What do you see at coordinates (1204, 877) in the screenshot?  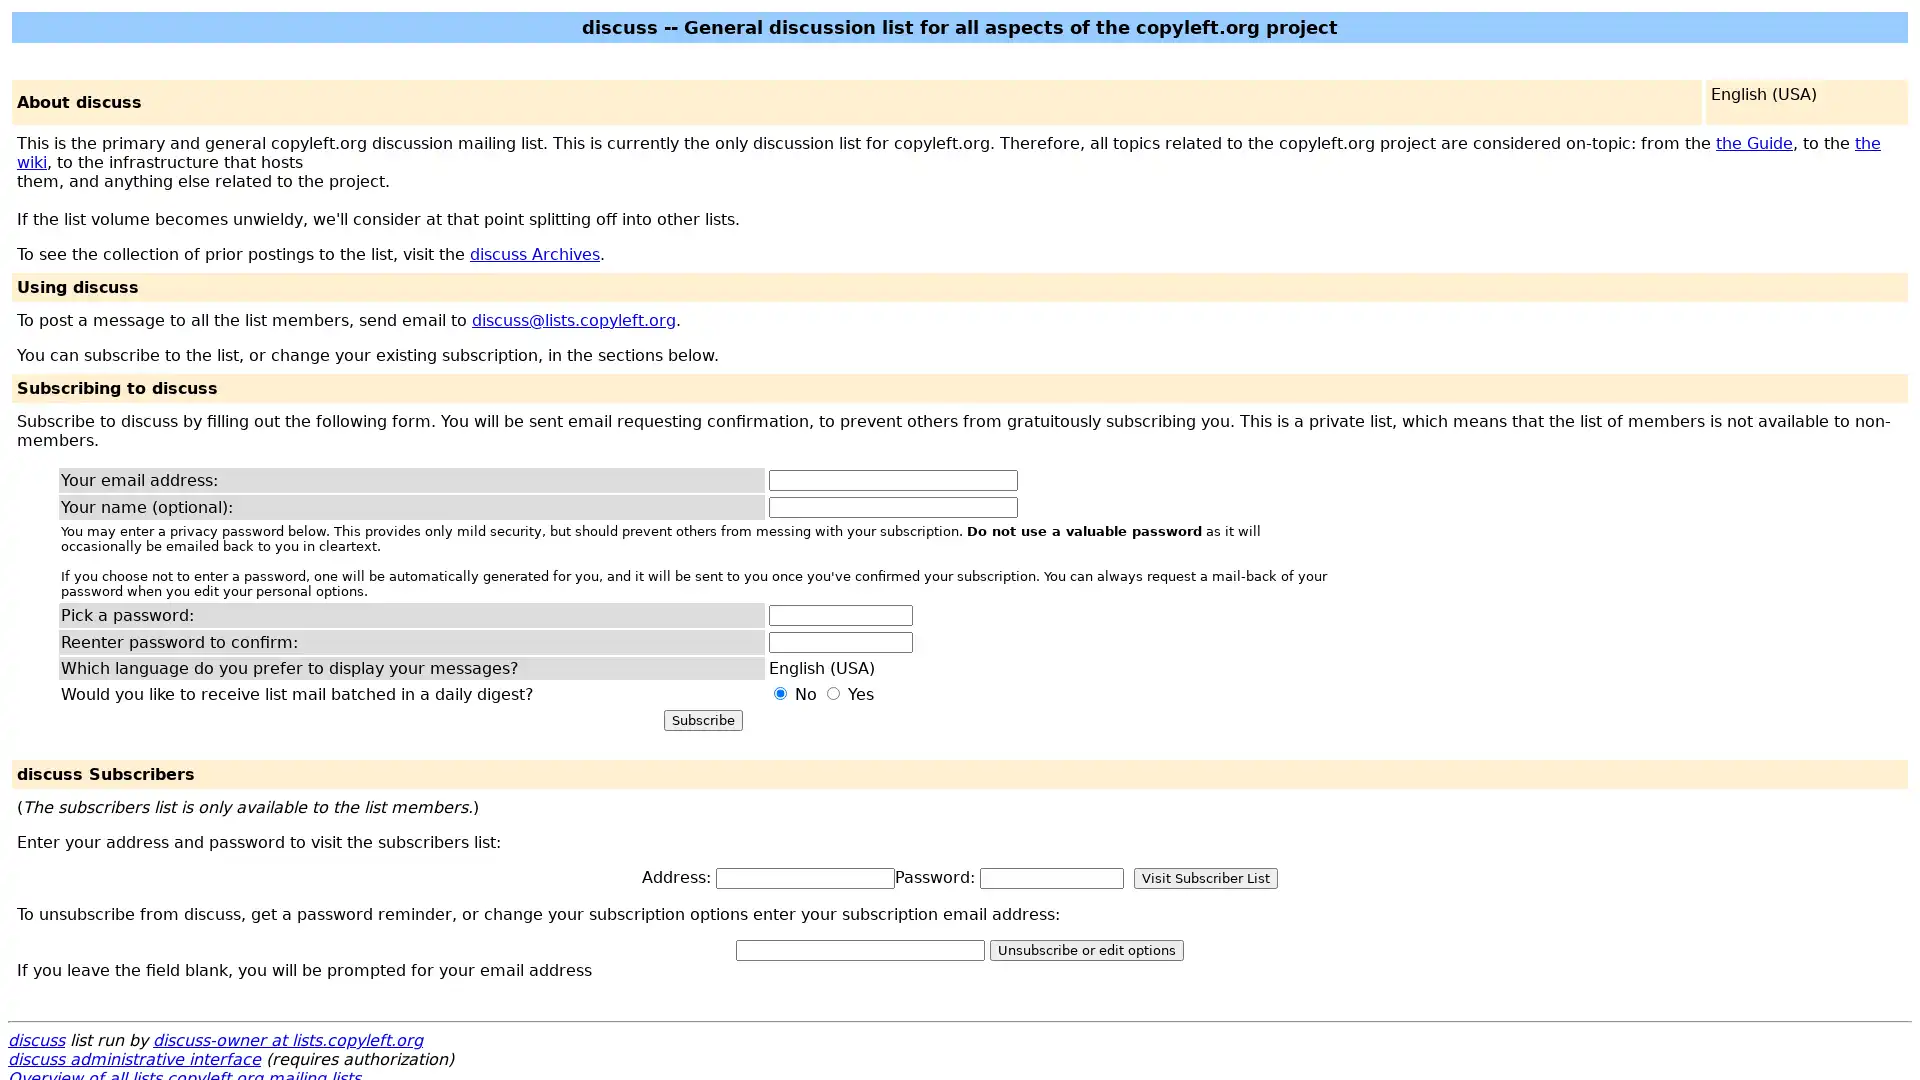 I see `Visit Subscriber List` at bounding box center [1204, 877].